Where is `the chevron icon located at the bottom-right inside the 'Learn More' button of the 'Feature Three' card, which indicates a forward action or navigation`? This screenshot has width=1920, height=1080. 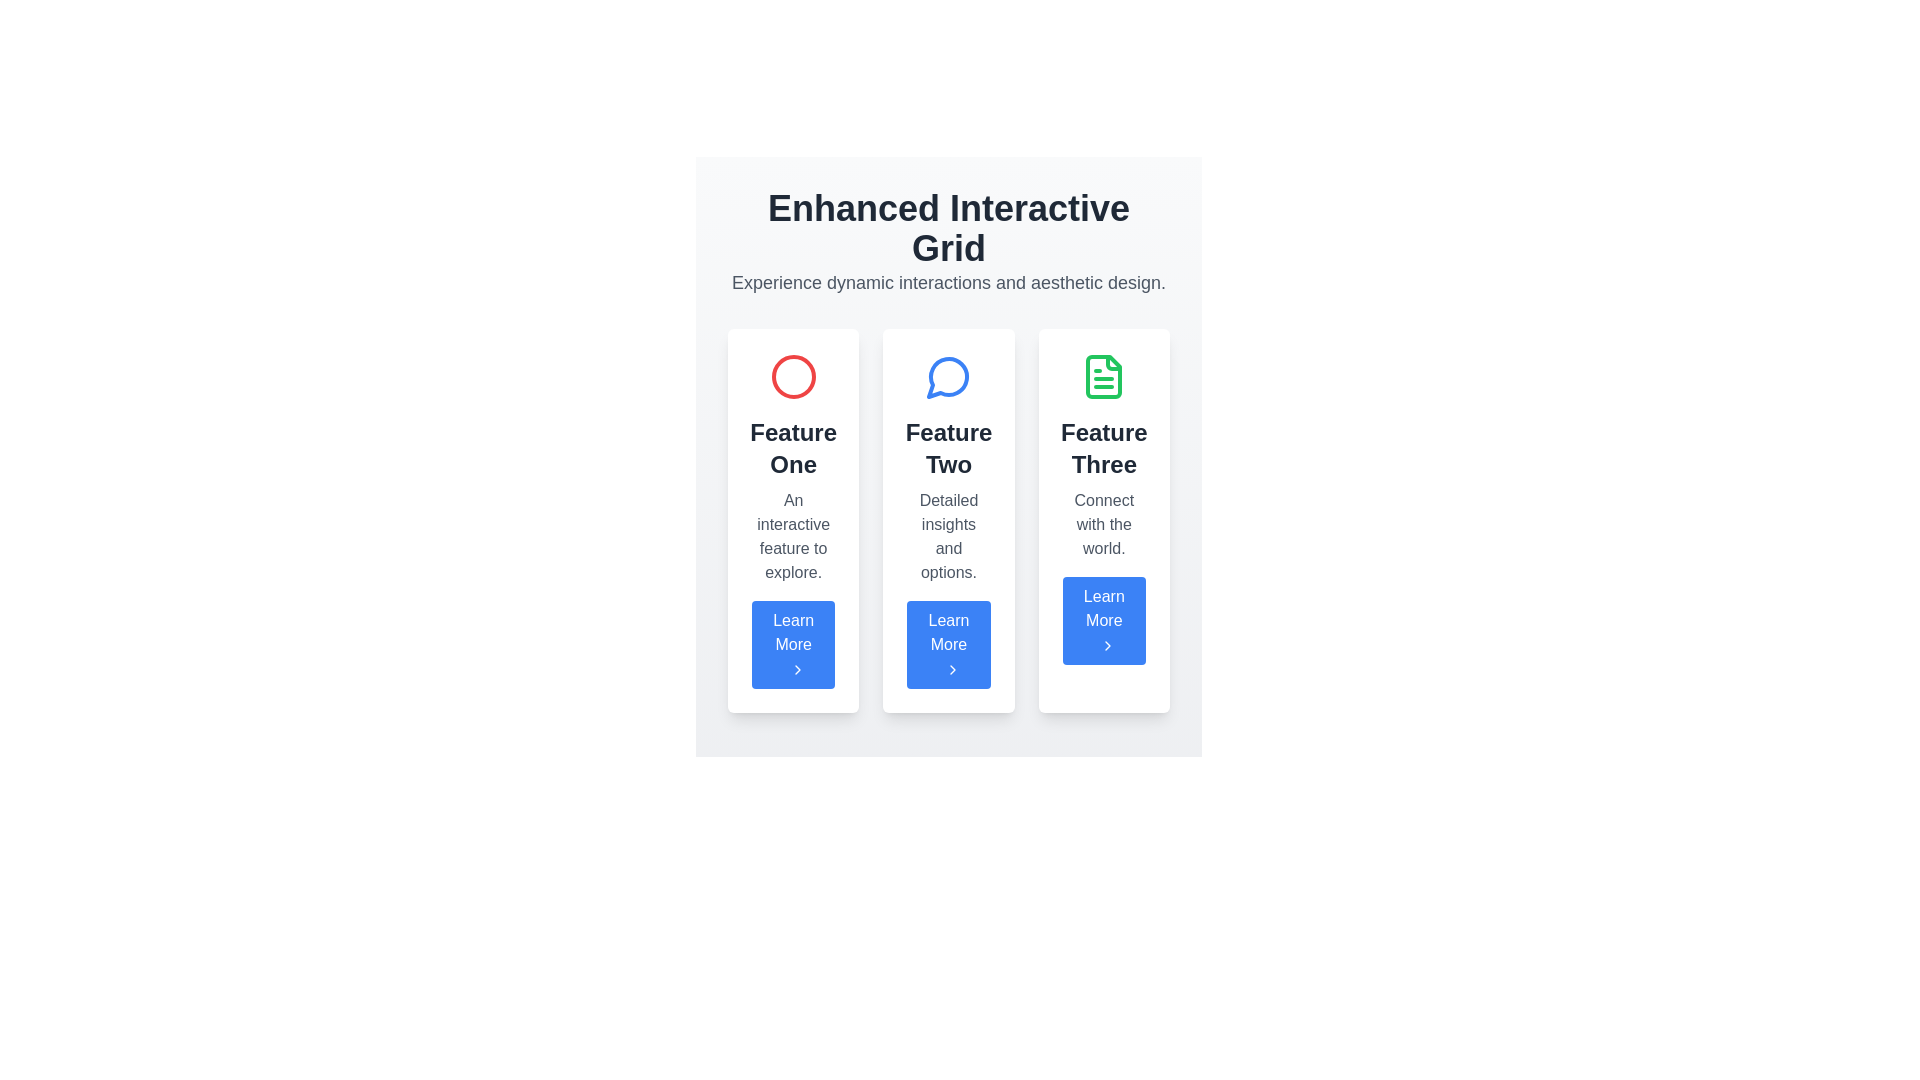
the chevron icon located at the bottom-right inside the 'Learn More' button of the 'Feature Three' card, which indicates a forward action or navigation is located at coordinates (1107, 645).